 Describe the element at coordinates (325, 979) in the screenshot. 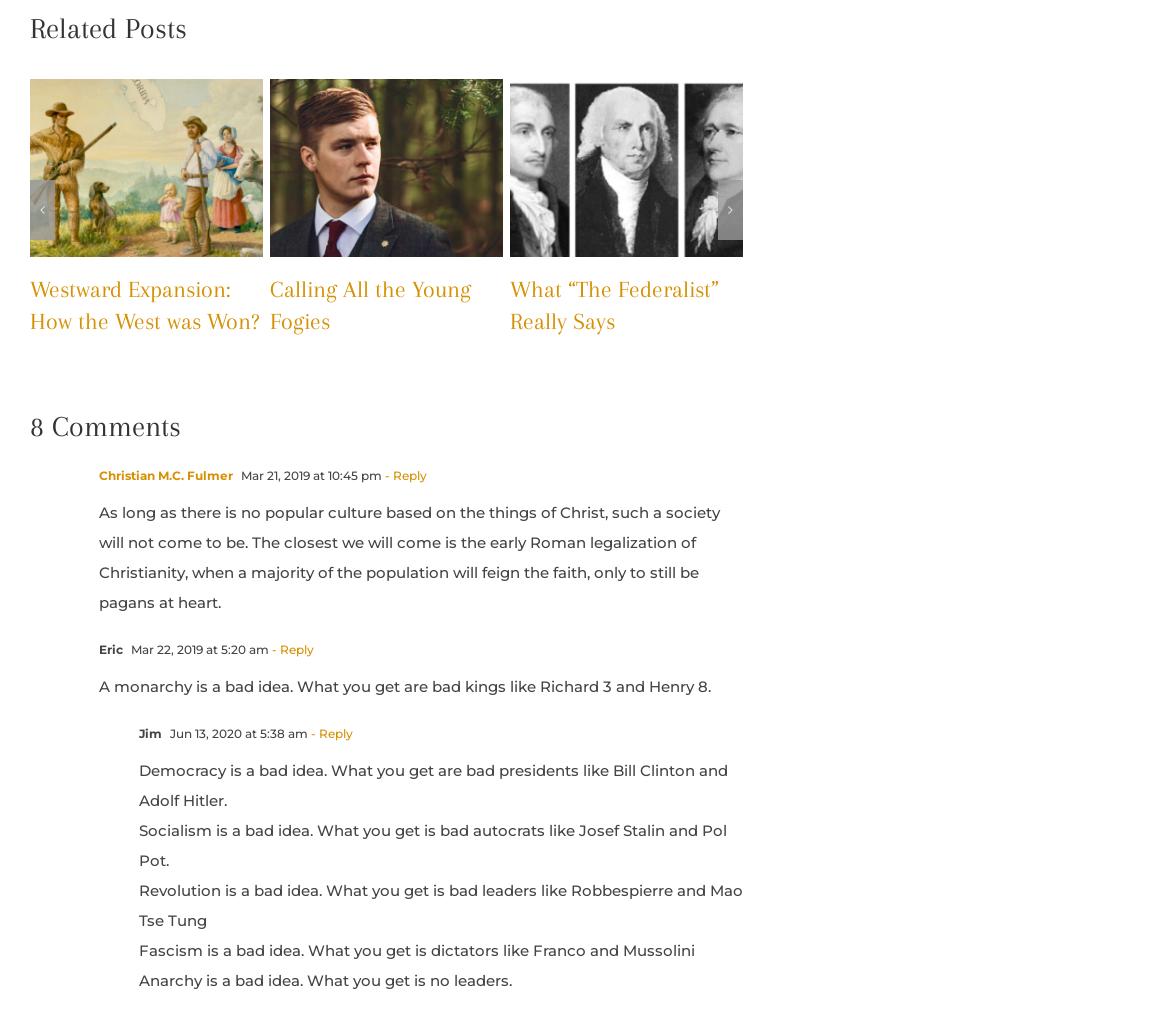

I see `'Anarchy is a bad idea. What you get is no leaders.'` at that location.